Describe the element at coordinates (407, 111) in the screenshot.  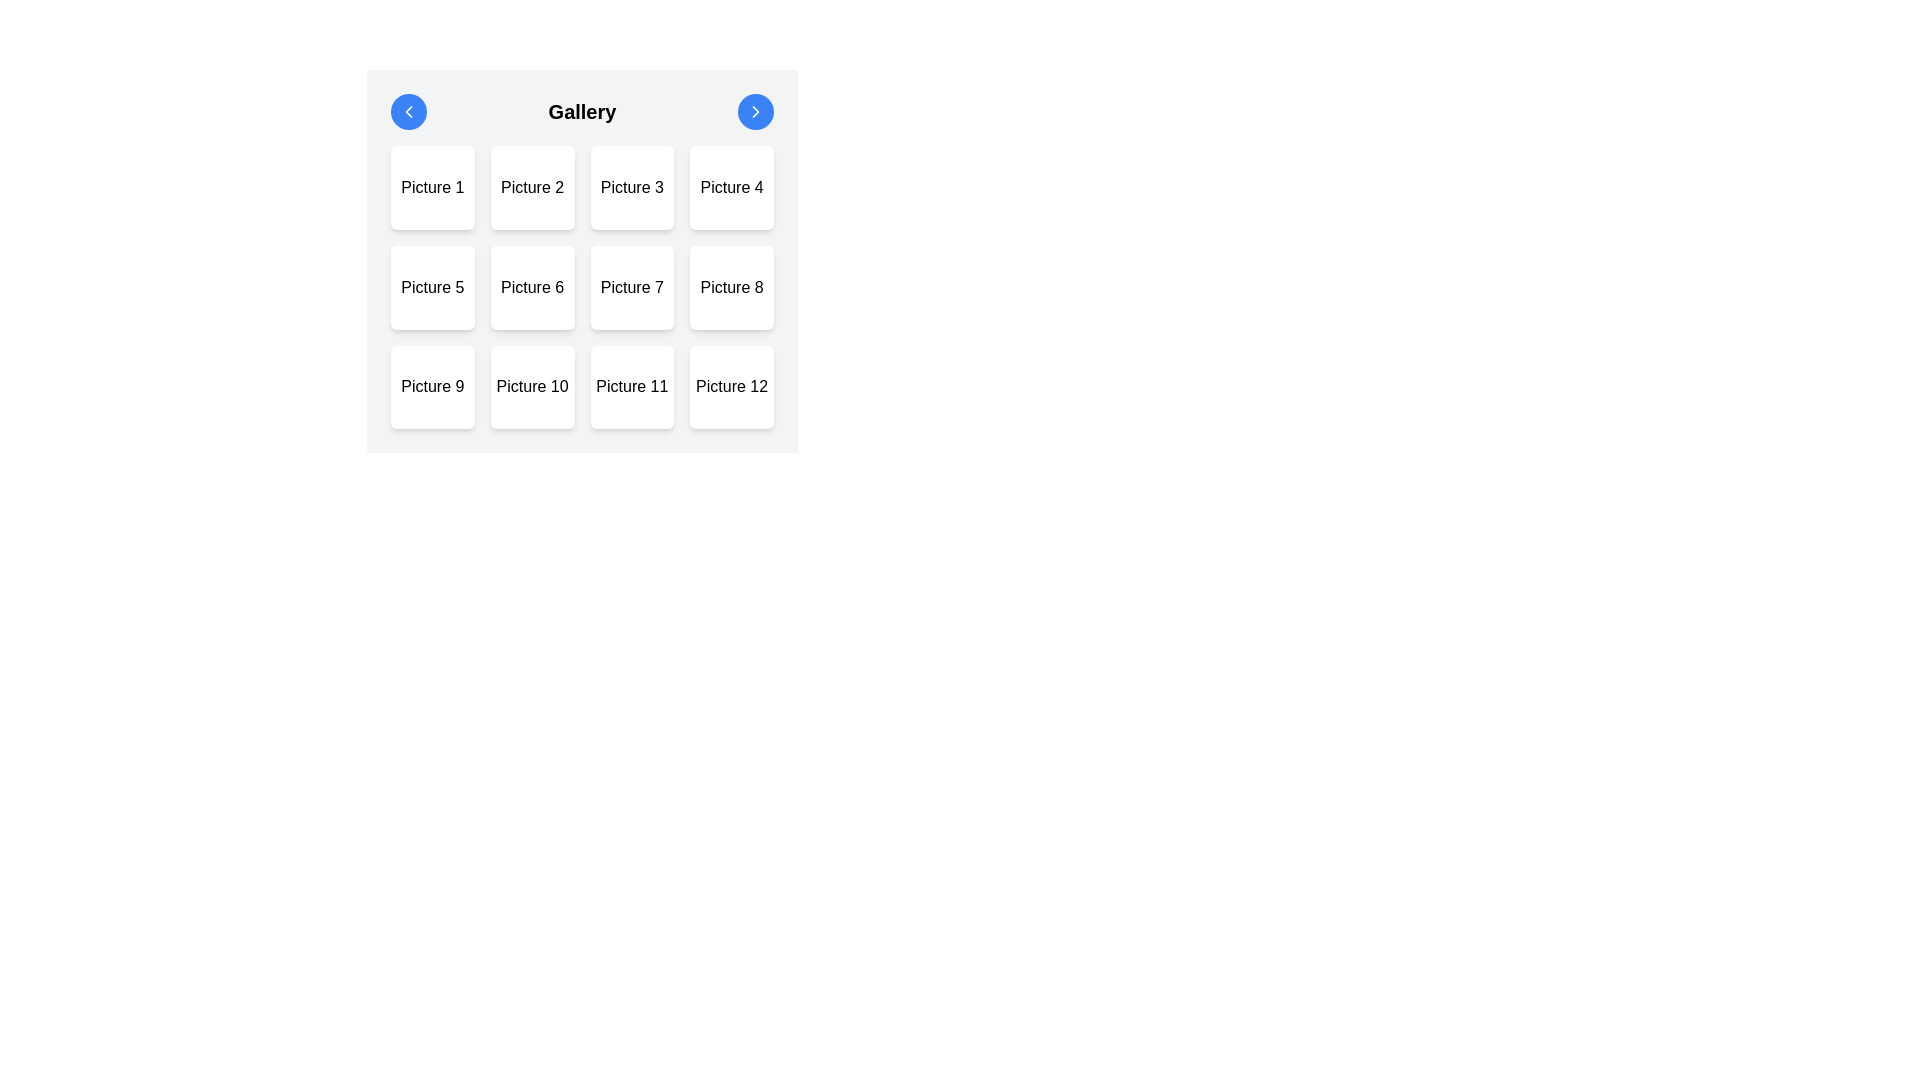
I see `the left-pointing chevron icon located inside the top-left circular button of the gallery interface` at that location.